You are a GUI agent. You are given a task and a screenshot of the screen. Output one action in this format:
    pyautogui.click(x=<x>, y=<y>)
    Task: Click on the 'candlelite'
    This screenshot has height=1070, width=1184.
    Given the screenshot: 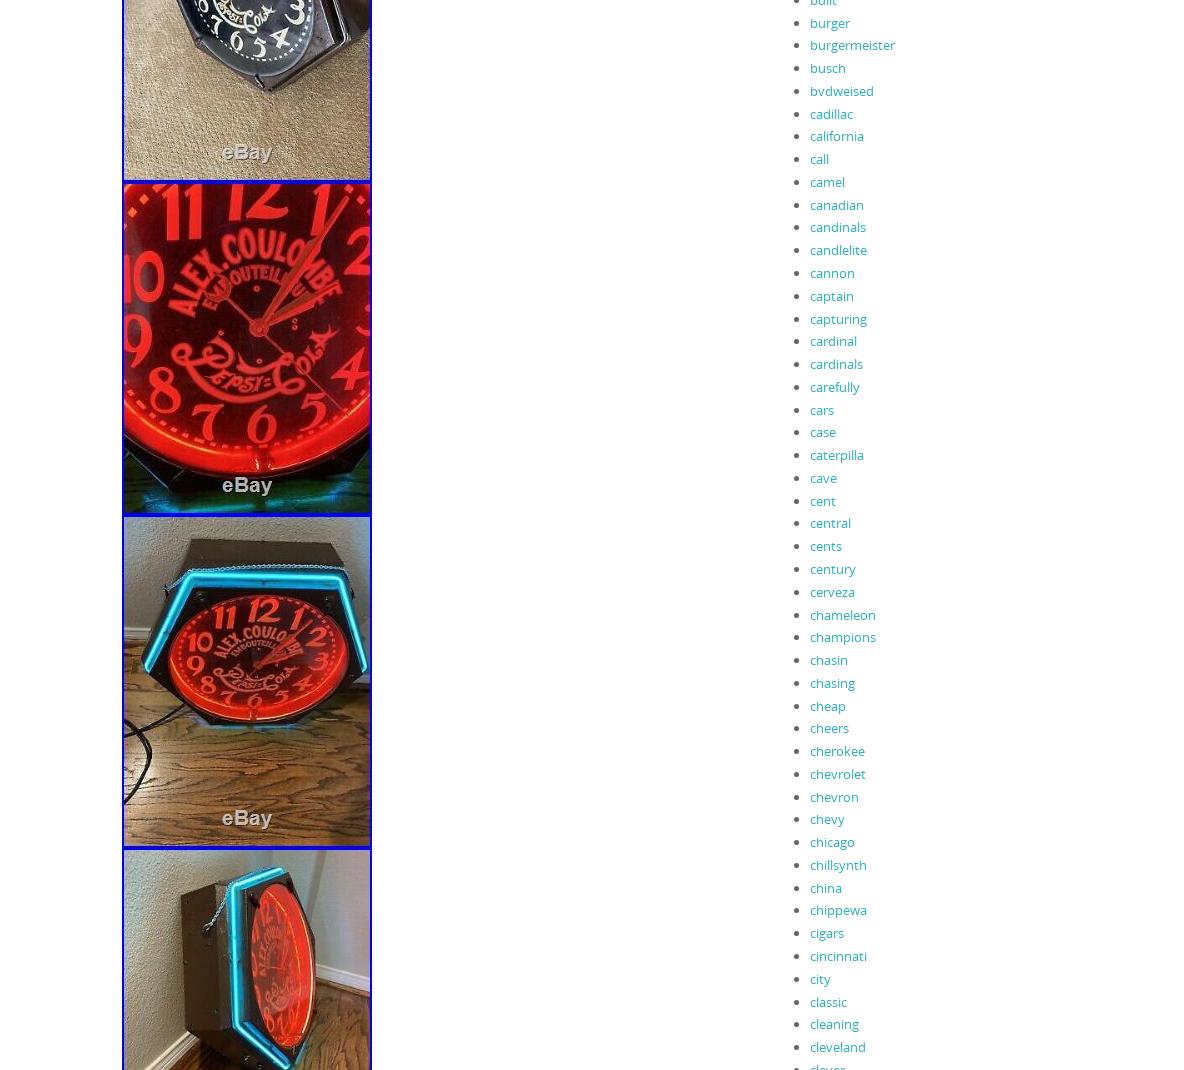 What is the action you would take?
    pyautogui.click(x=808, y=248)
    